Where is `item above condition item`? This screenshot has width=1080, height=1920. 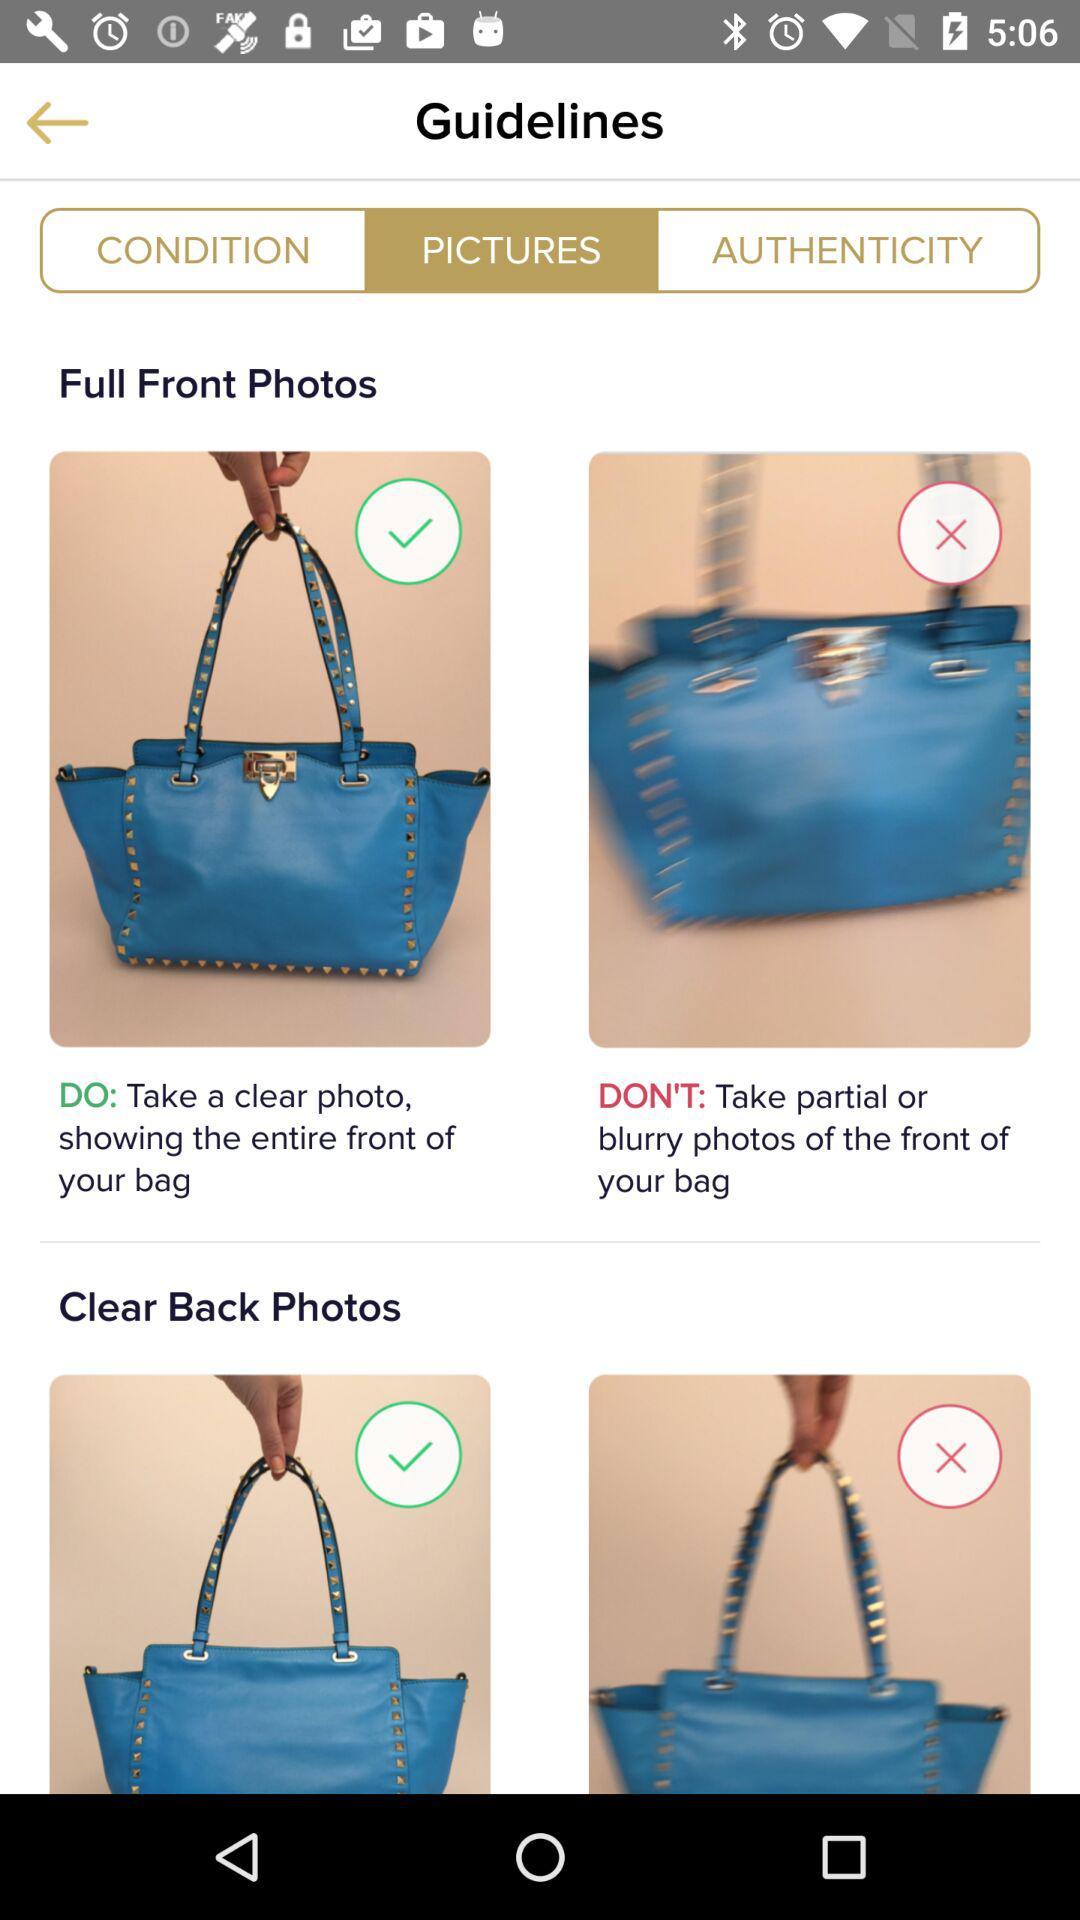 item above condition item is located at coordinates (56, 121).